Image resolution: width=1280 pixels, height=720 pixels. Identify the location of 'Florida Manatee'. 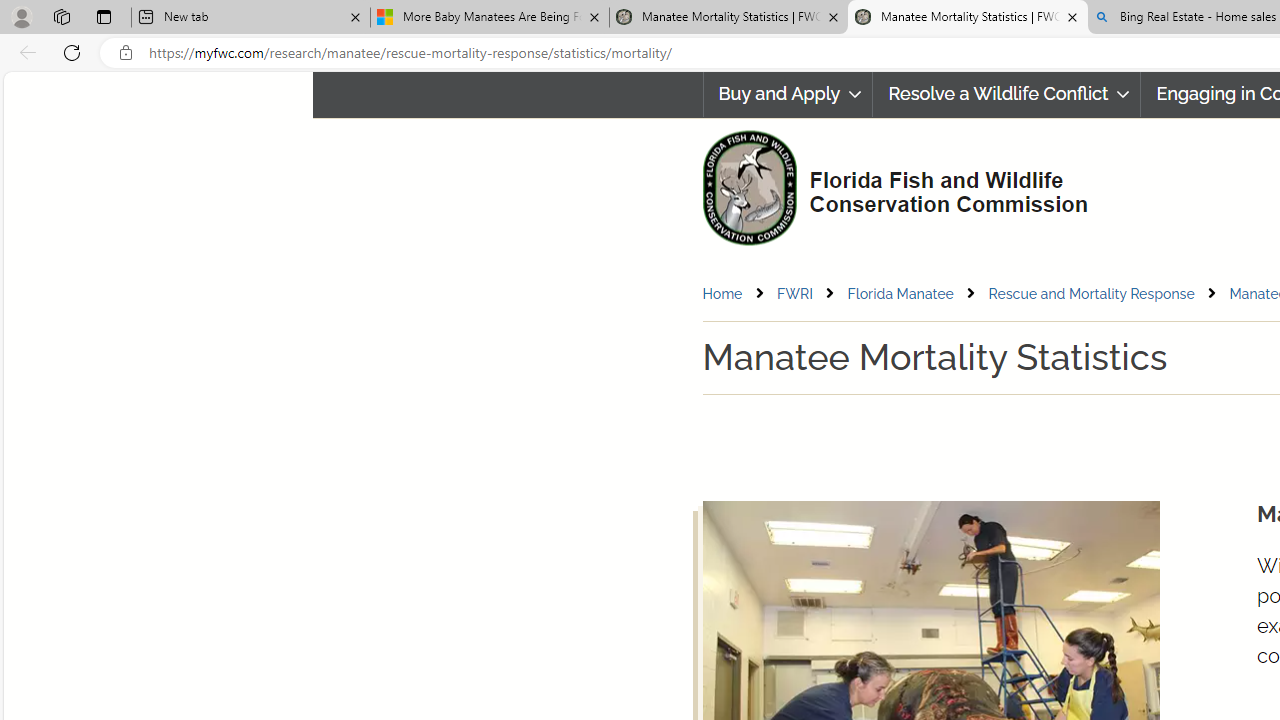
(899, 293).